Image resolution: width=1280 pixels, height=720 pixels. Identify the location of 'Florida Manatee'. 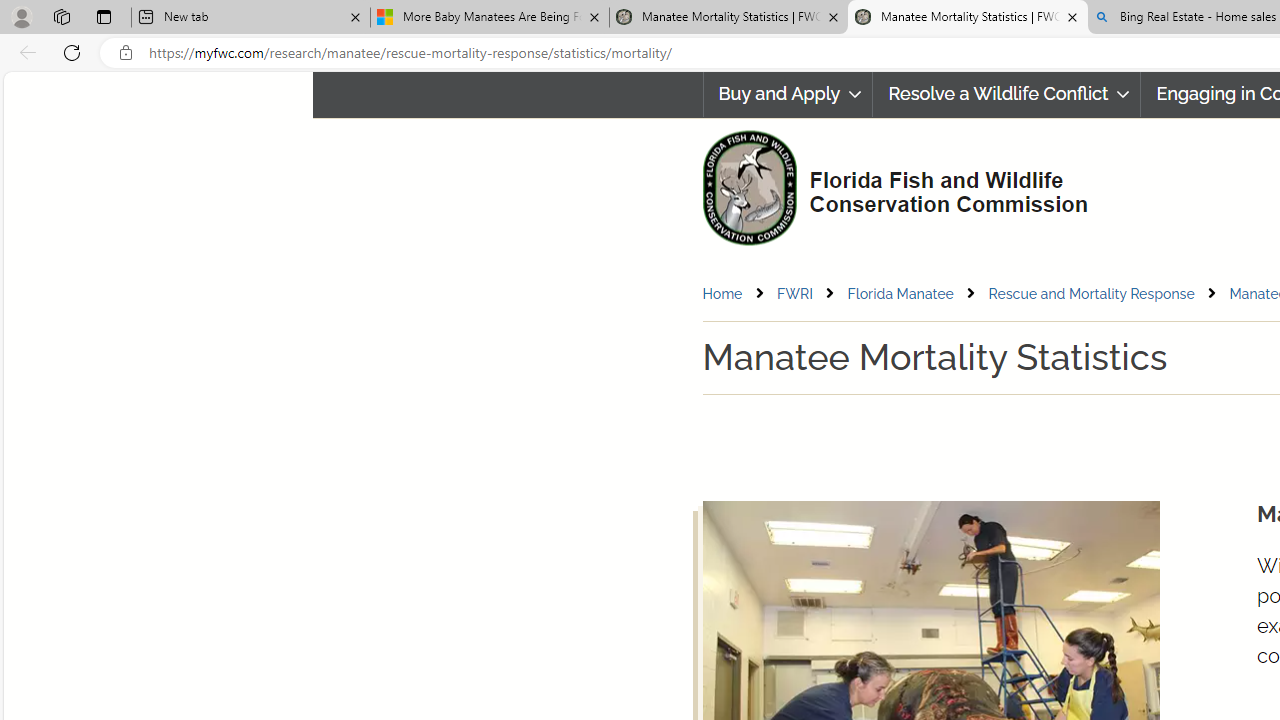
(899, 293).